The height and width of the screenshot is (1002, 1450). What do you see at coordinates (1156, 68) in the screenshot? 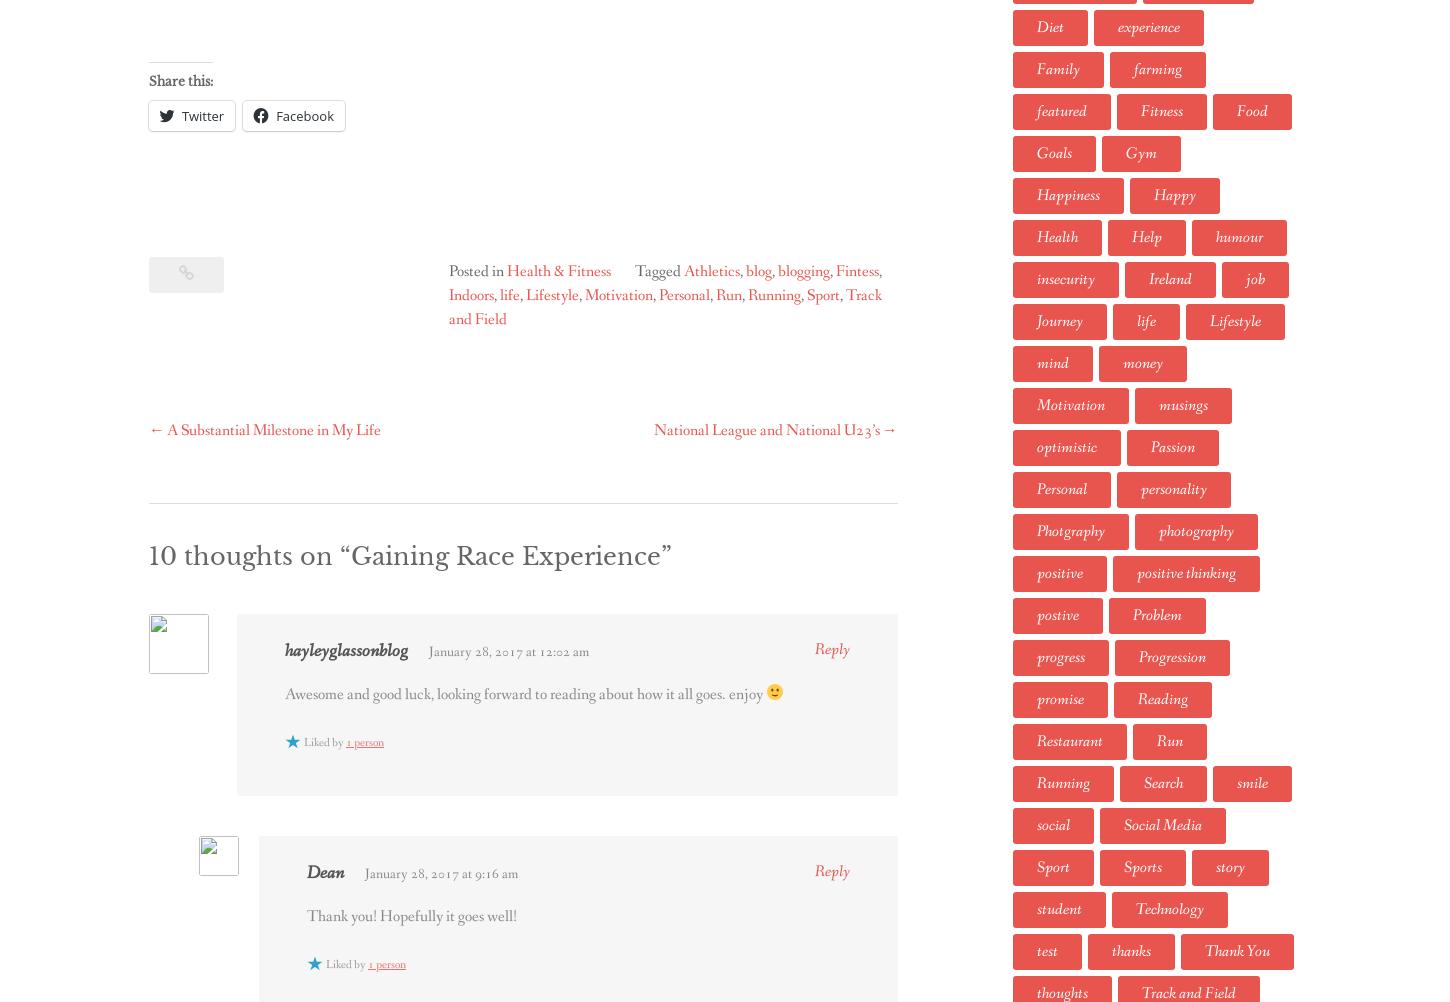
I see `'farming'` at bounding box center [1156, 68].